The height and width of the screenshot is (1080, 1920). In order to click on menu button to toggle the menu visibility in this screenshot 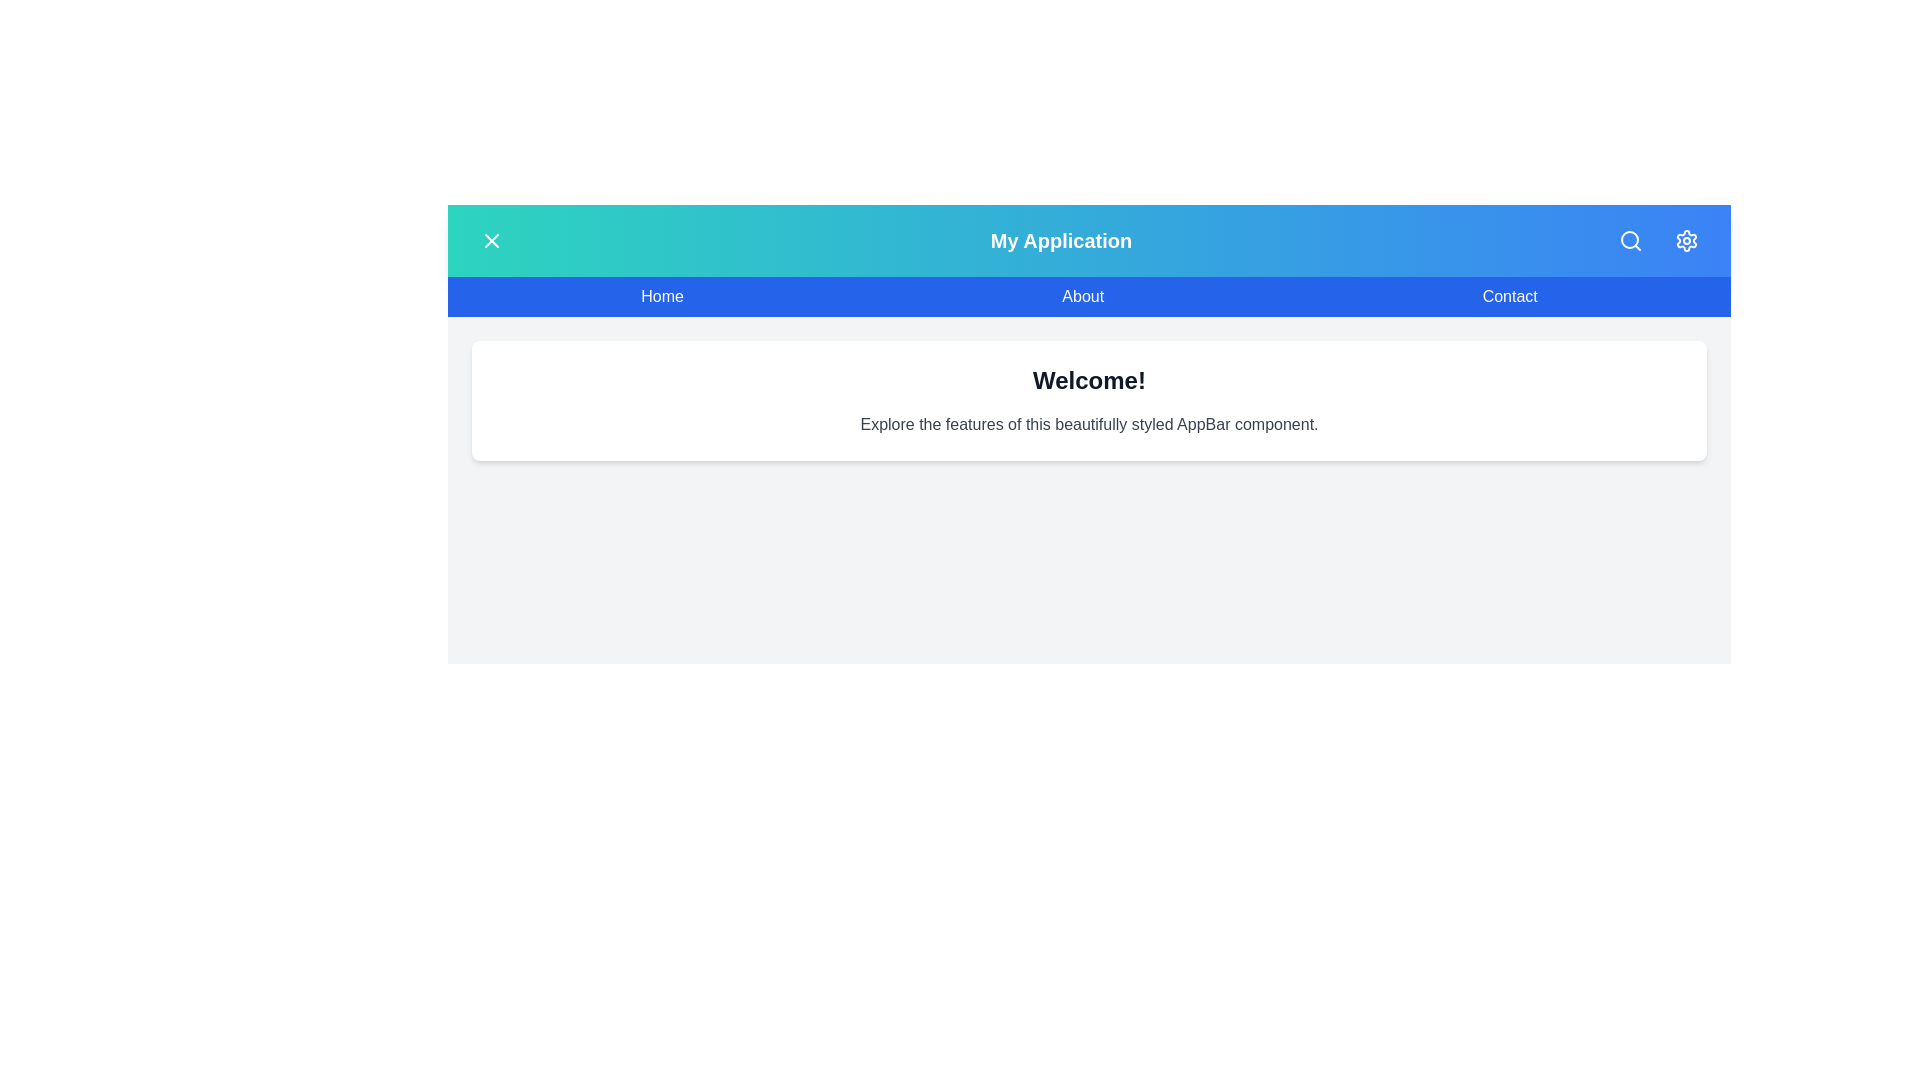, I will do `click(491, 239)`.